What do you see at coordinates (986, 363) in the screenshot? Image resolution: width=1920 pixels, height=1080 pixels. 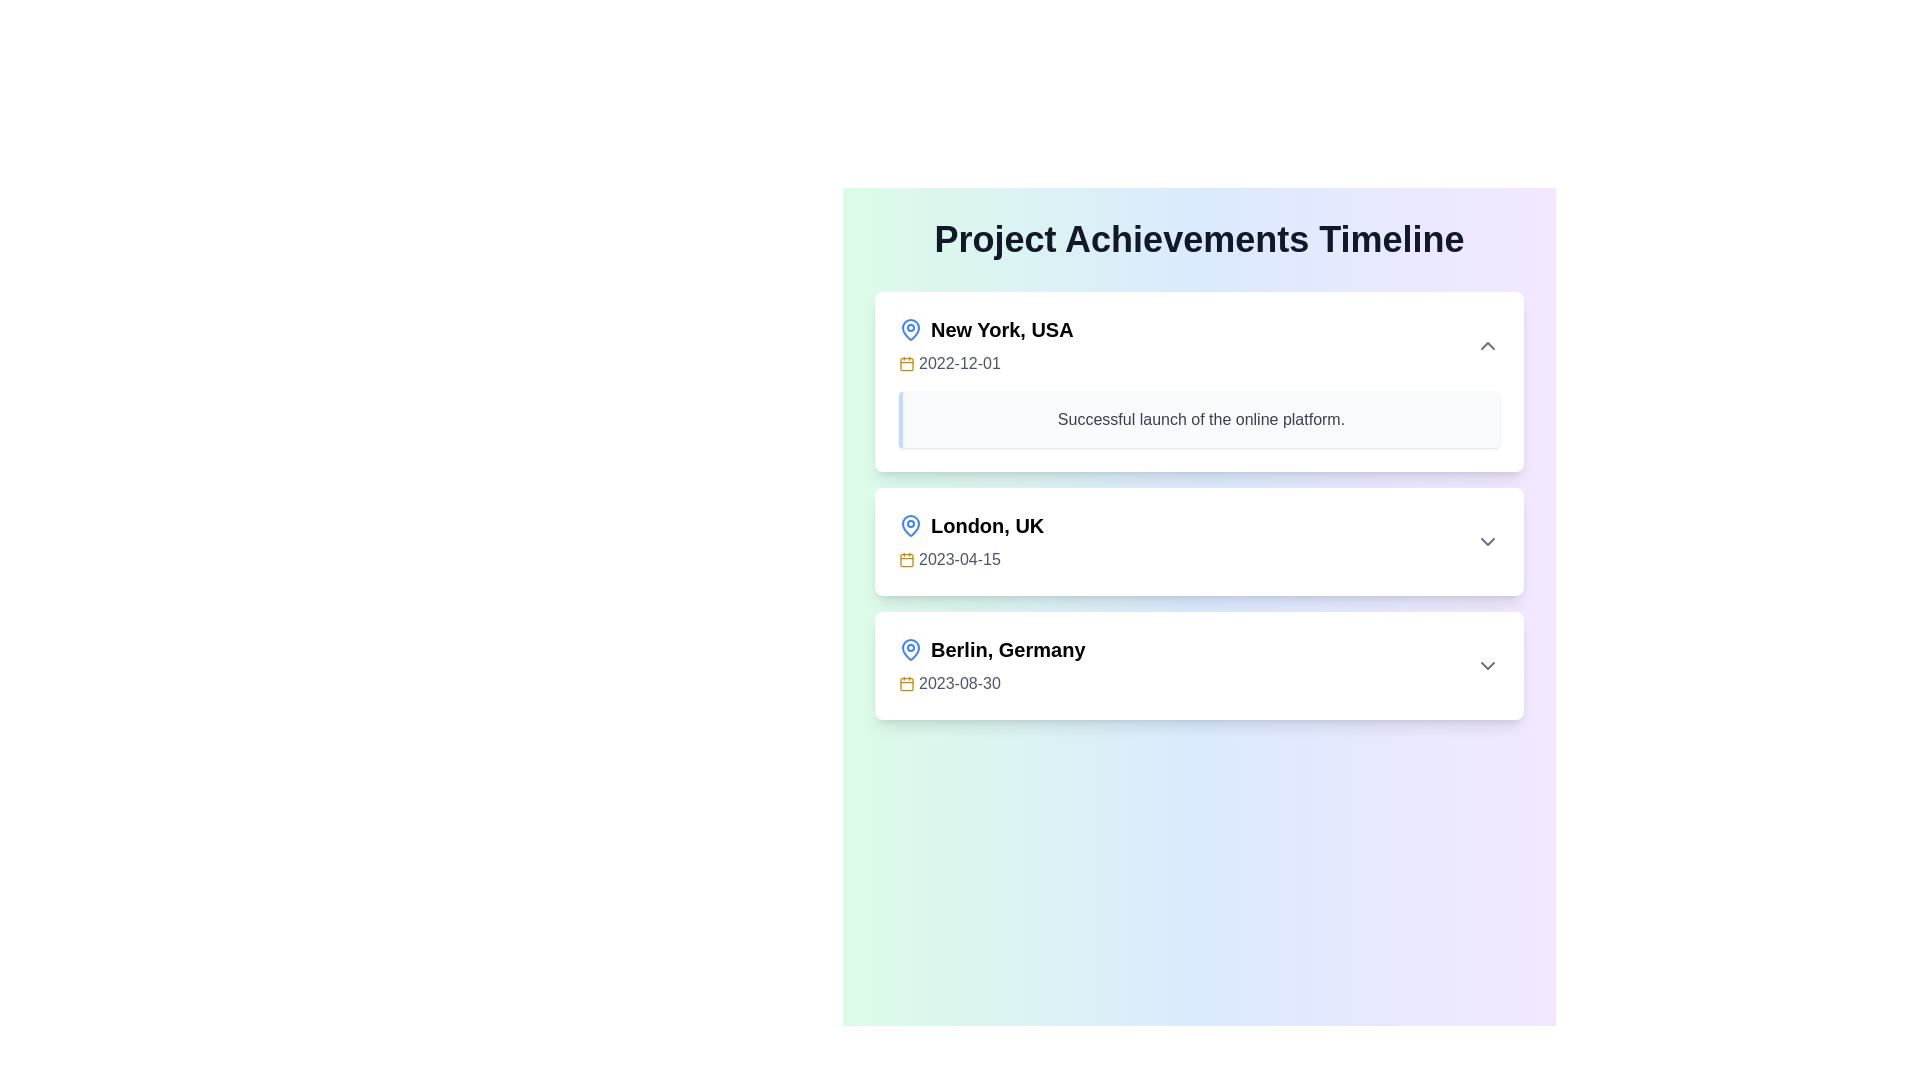 I see `date displayed in the Date Display element located below 'New York, USA'` at bounding box center [986, 363].